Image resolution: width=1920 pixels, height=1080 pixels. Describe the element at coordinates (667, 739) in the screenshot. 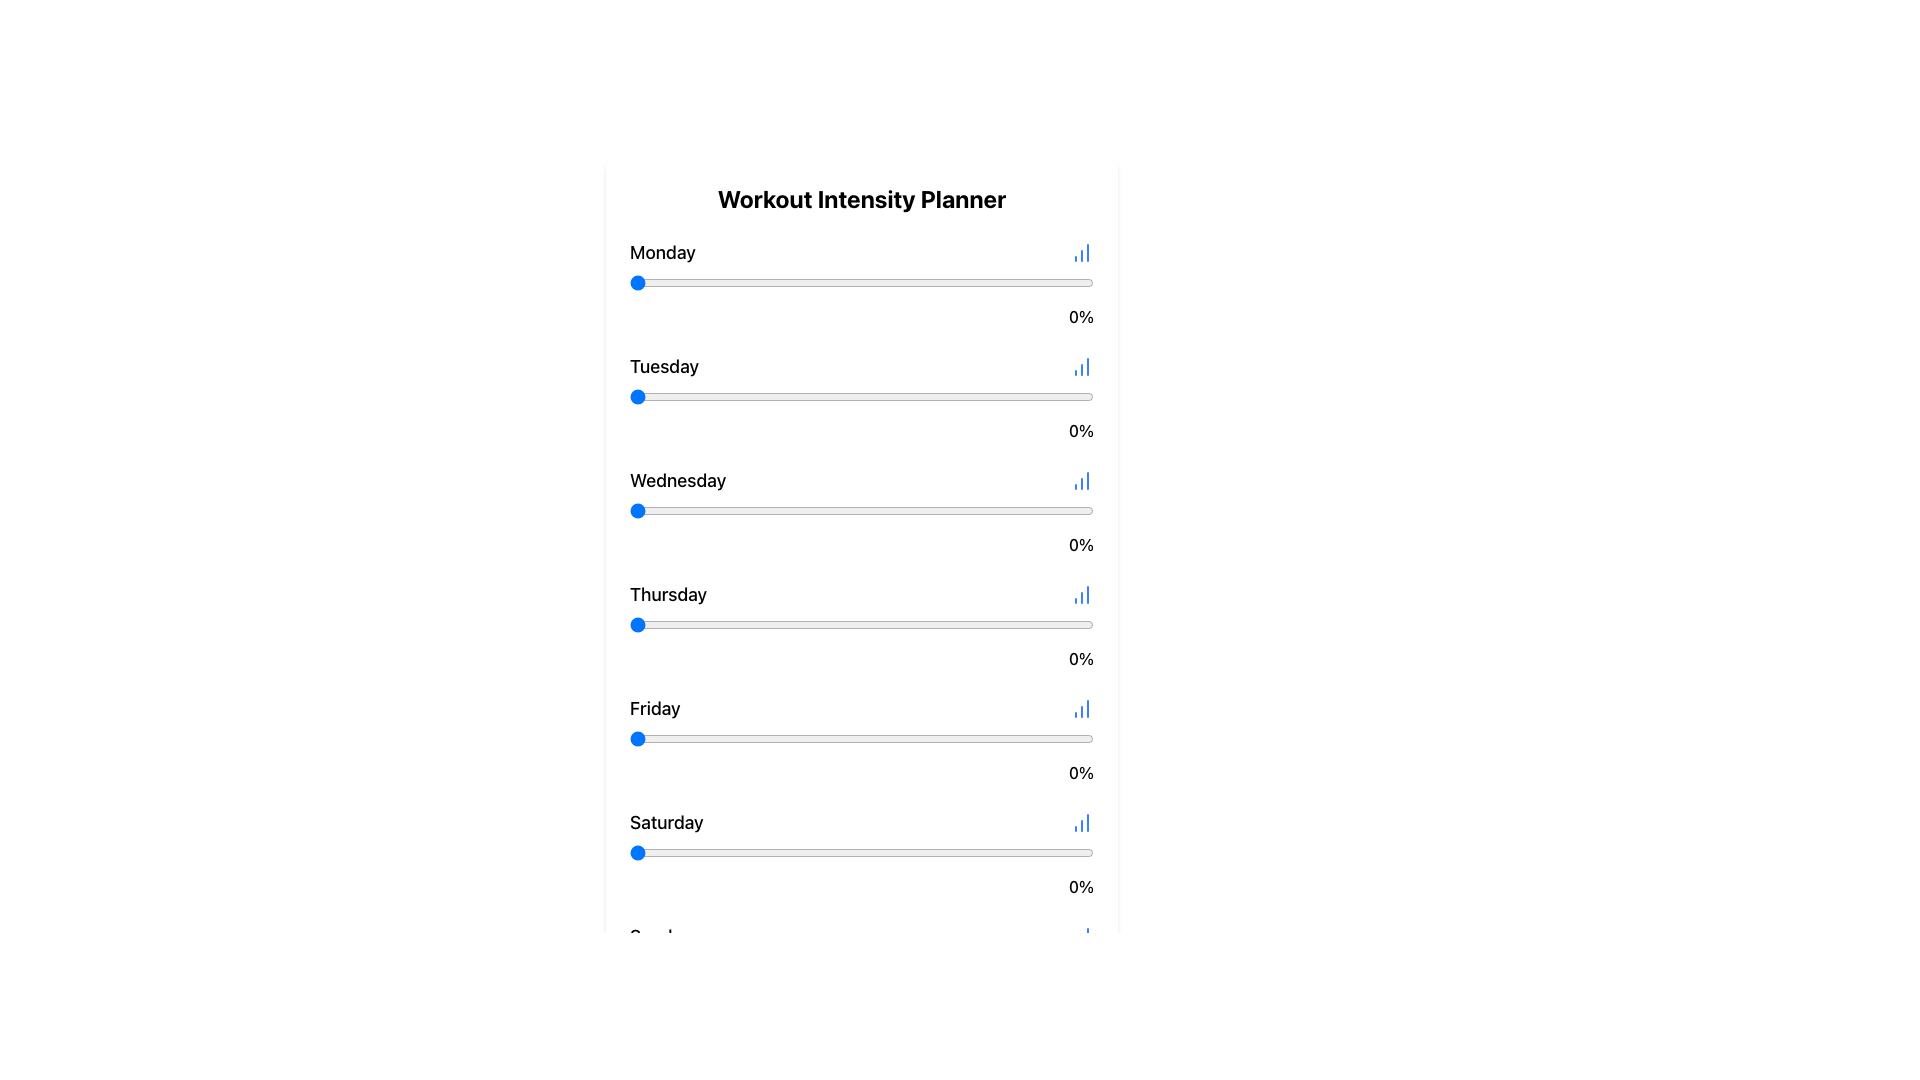

I see `the Friday intensity` at that location.